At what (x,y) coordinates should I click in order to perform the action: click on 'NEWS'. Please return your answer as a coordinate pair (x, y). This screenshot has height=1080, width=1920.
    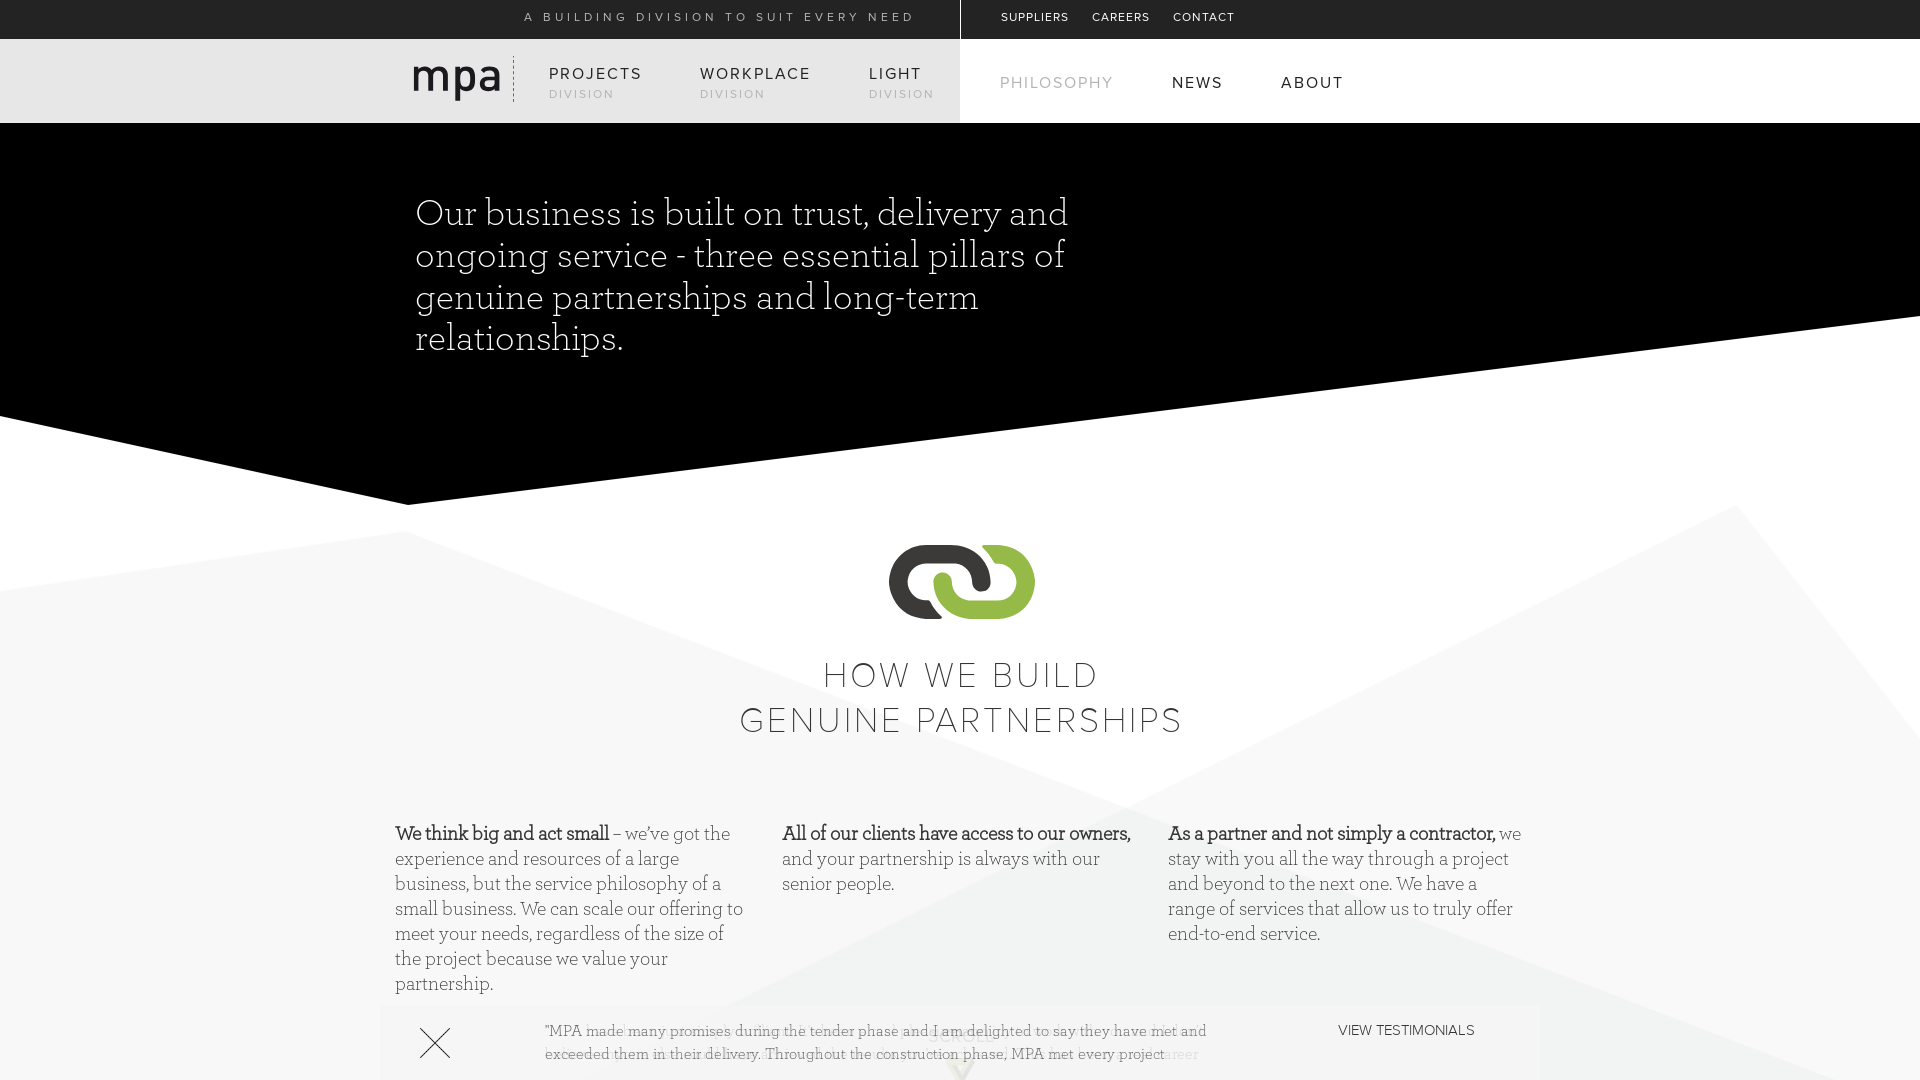
    Looking at the image, I should click on (1197, 82).